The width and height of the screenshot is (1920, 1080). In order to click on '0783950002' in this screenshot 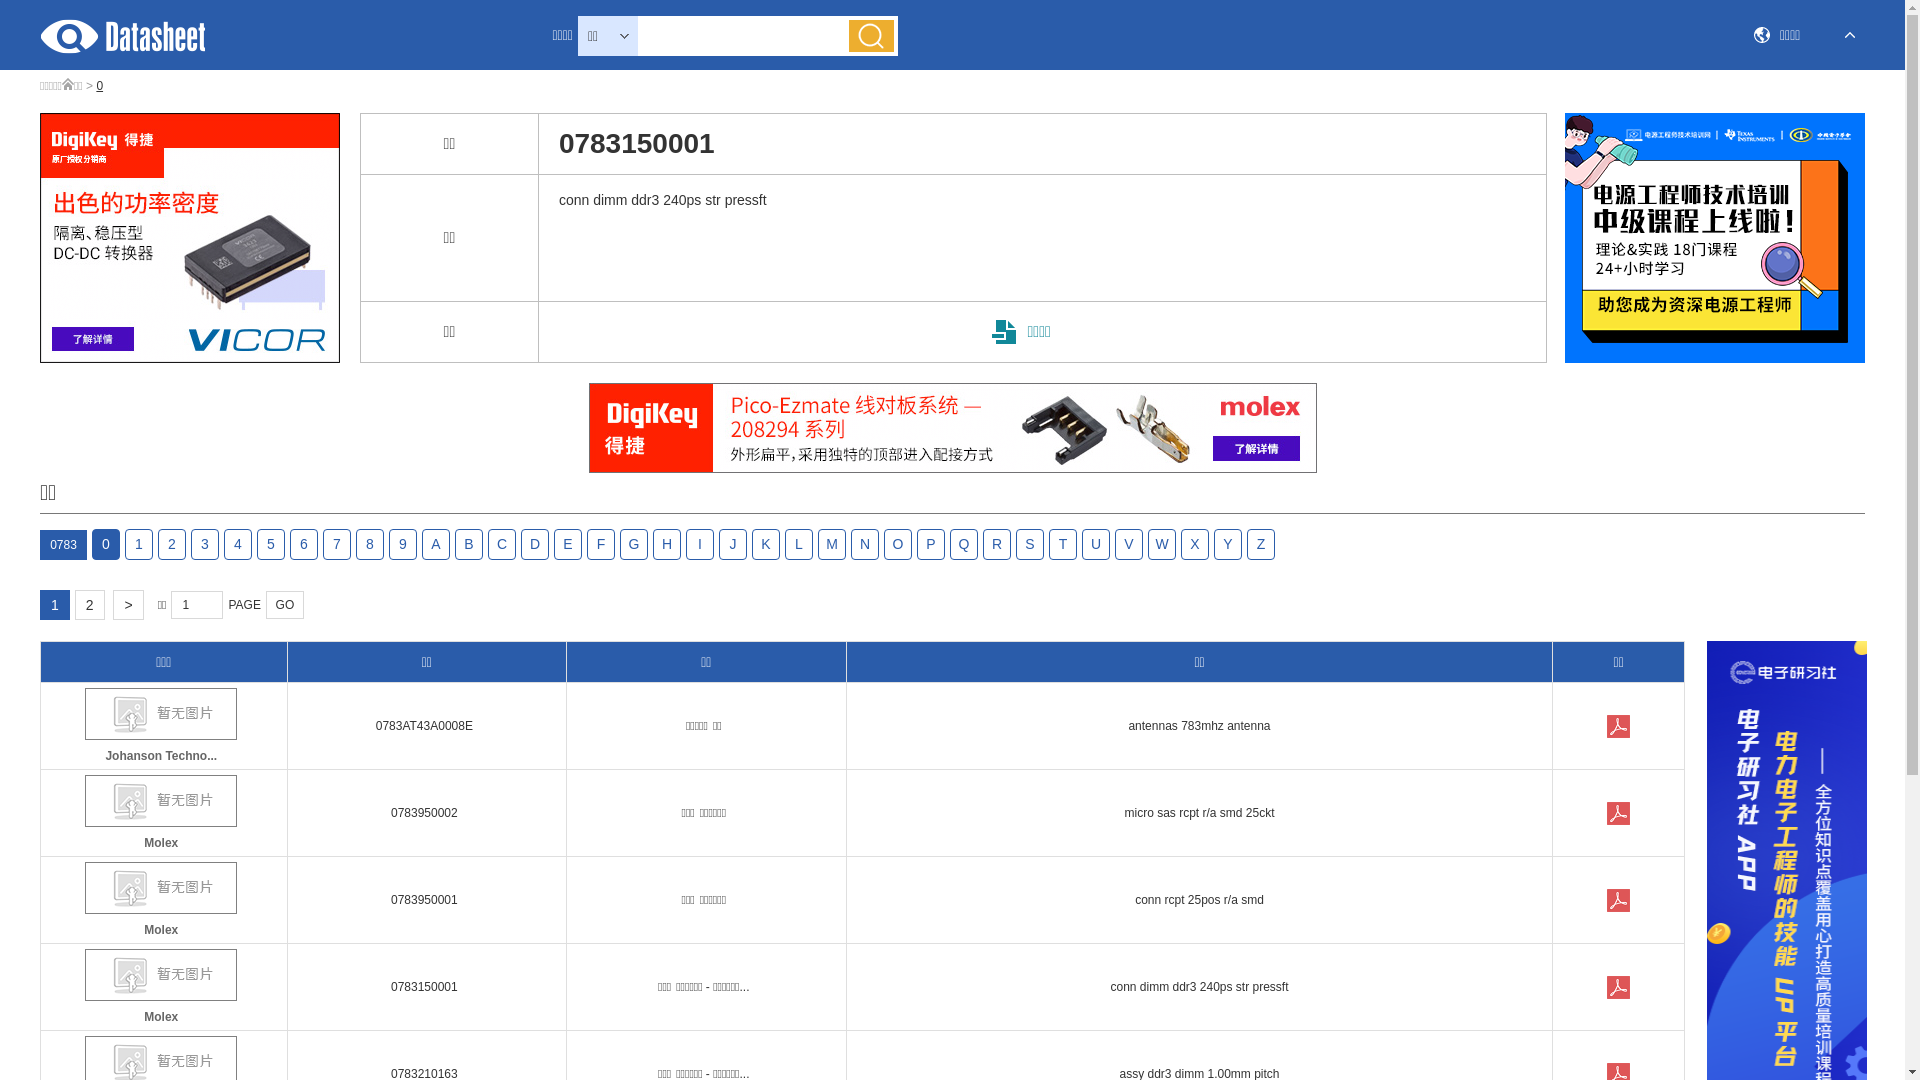, I will do `click(390, 813)`.